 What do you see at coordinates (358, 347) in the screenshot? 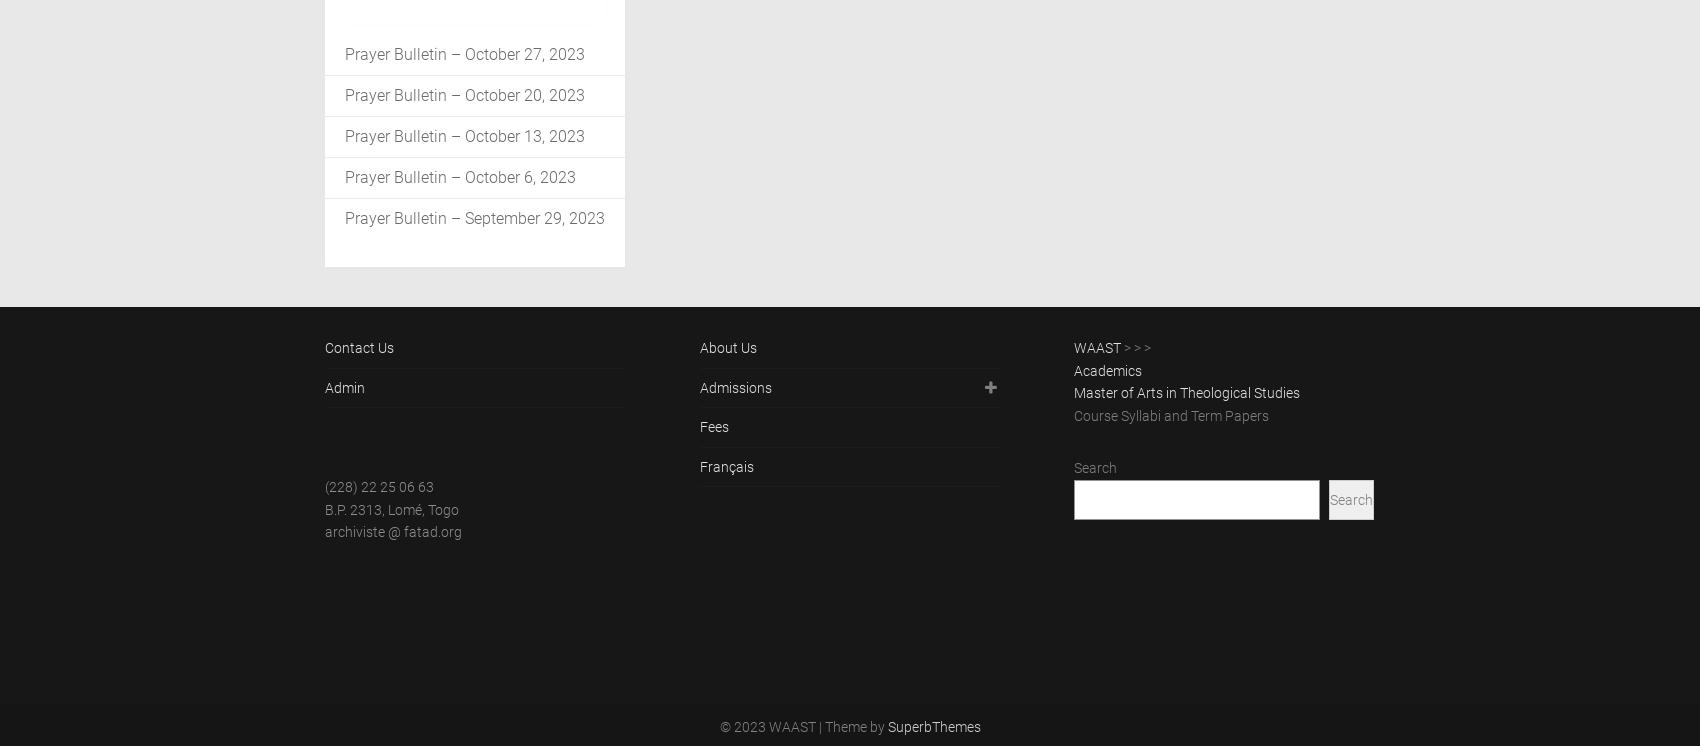
I see `'Contact Us'` at bounding box center [358, 347].